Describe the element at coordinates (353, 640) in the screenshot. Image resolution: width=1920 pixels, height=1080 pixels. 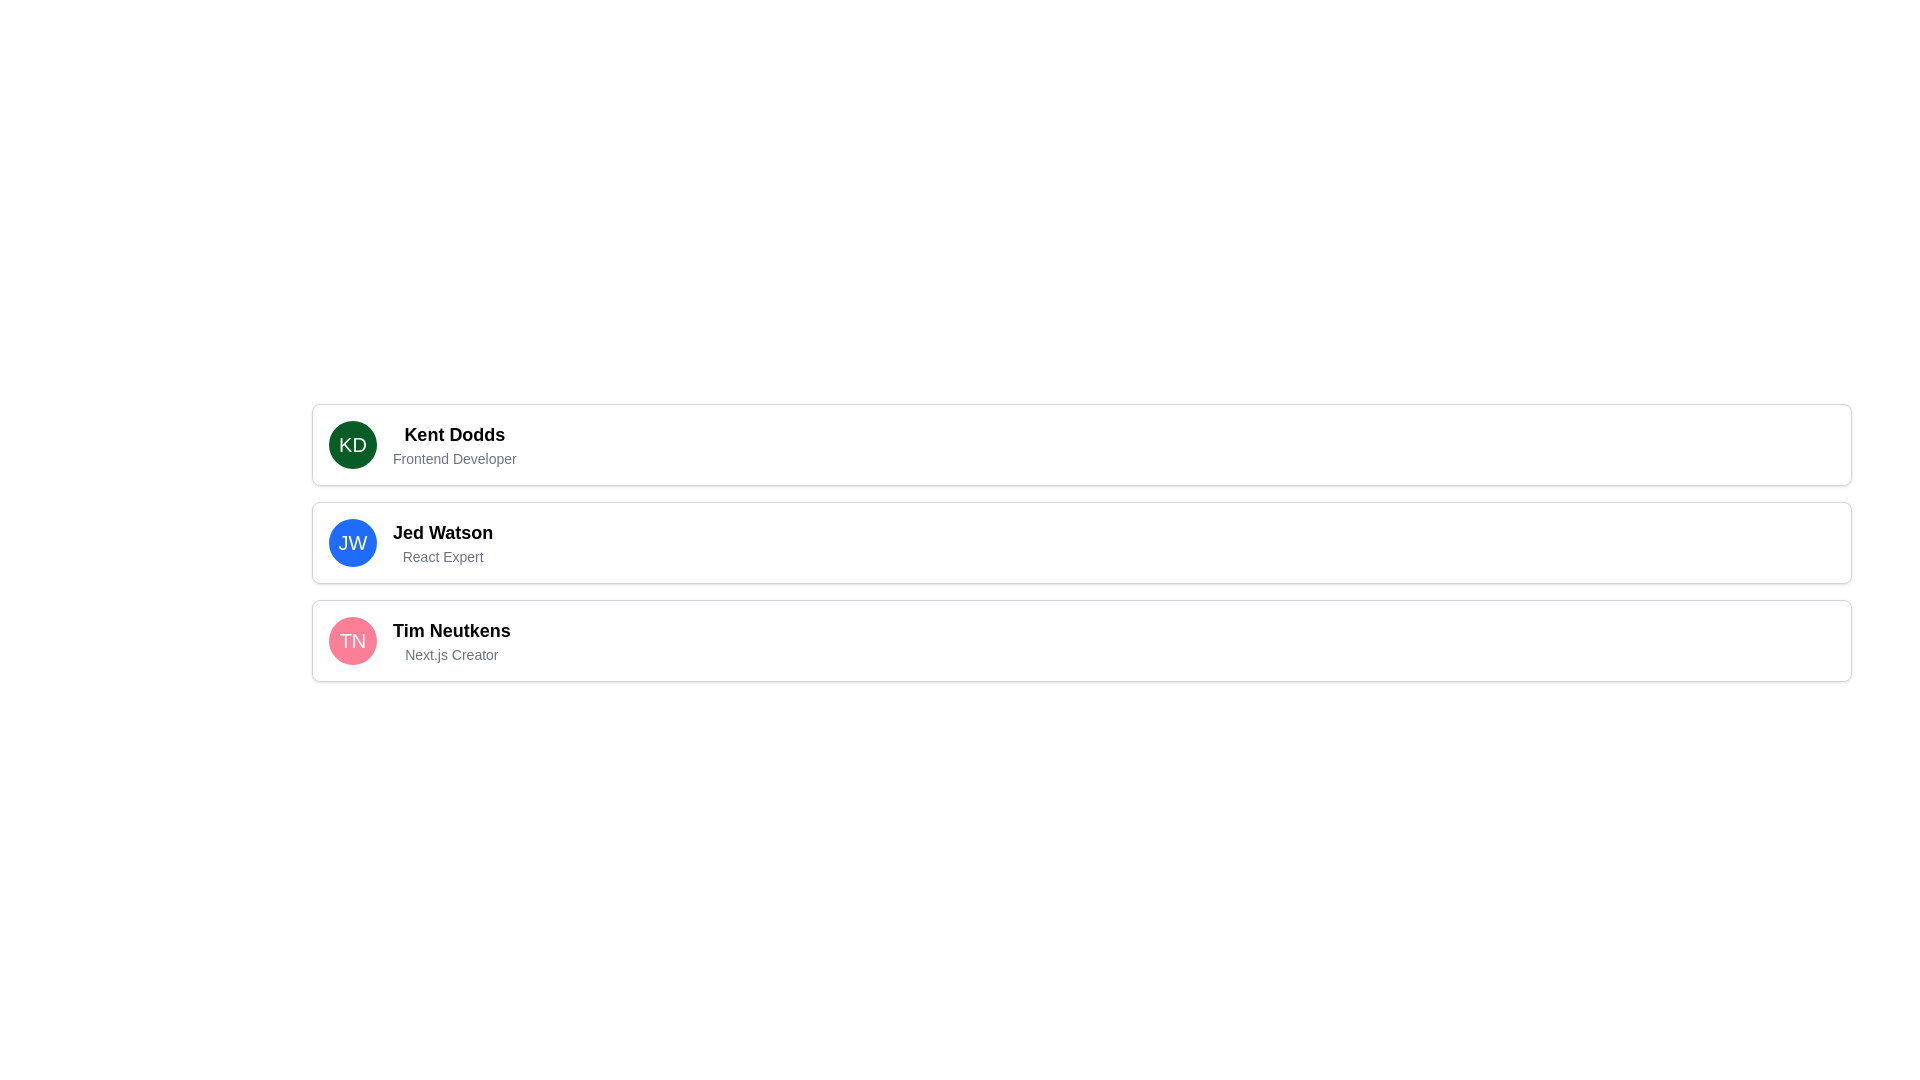
I see `the circular avatar profile picture with the text 'TN'` at that location.